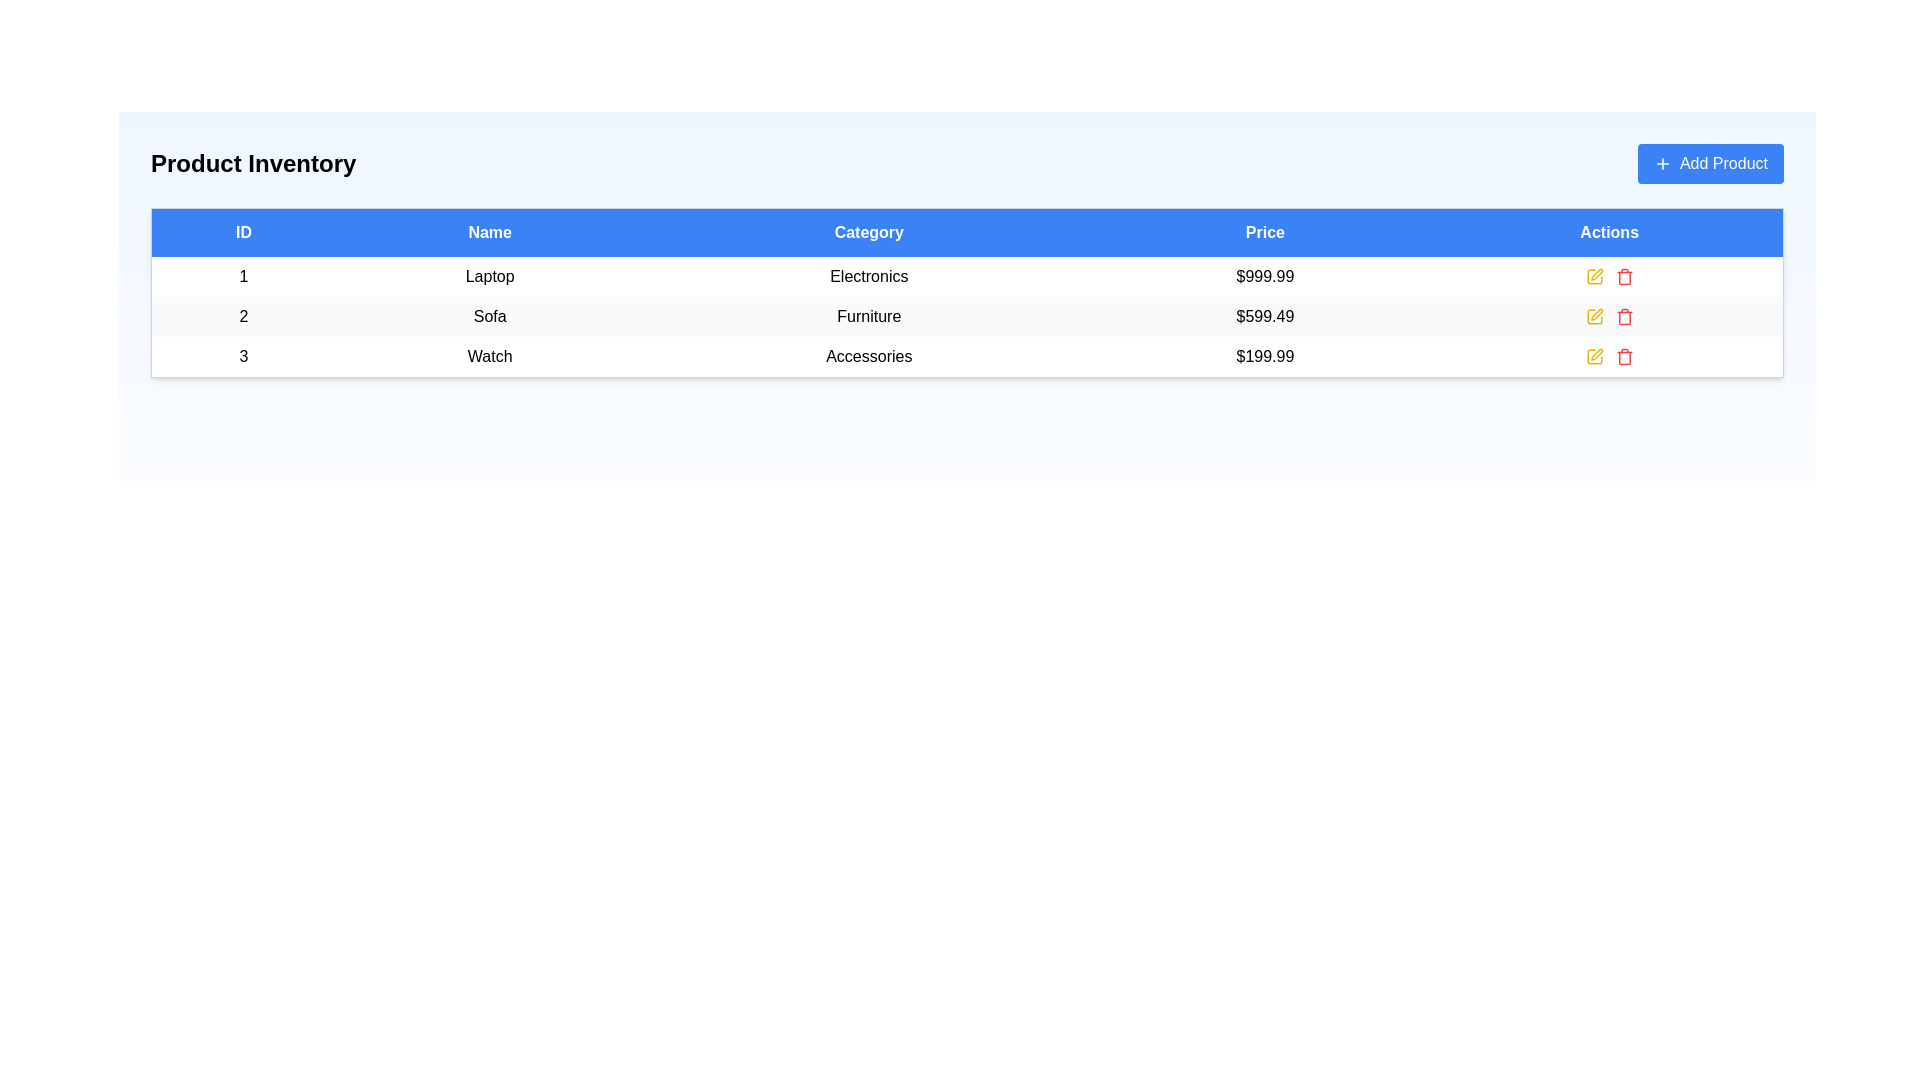  I want to click on the edit icon located in the actions column of the second row of the table, positioned between the product 'Sofa' and the delete icon, to initiate editing, so click(1593, 315).